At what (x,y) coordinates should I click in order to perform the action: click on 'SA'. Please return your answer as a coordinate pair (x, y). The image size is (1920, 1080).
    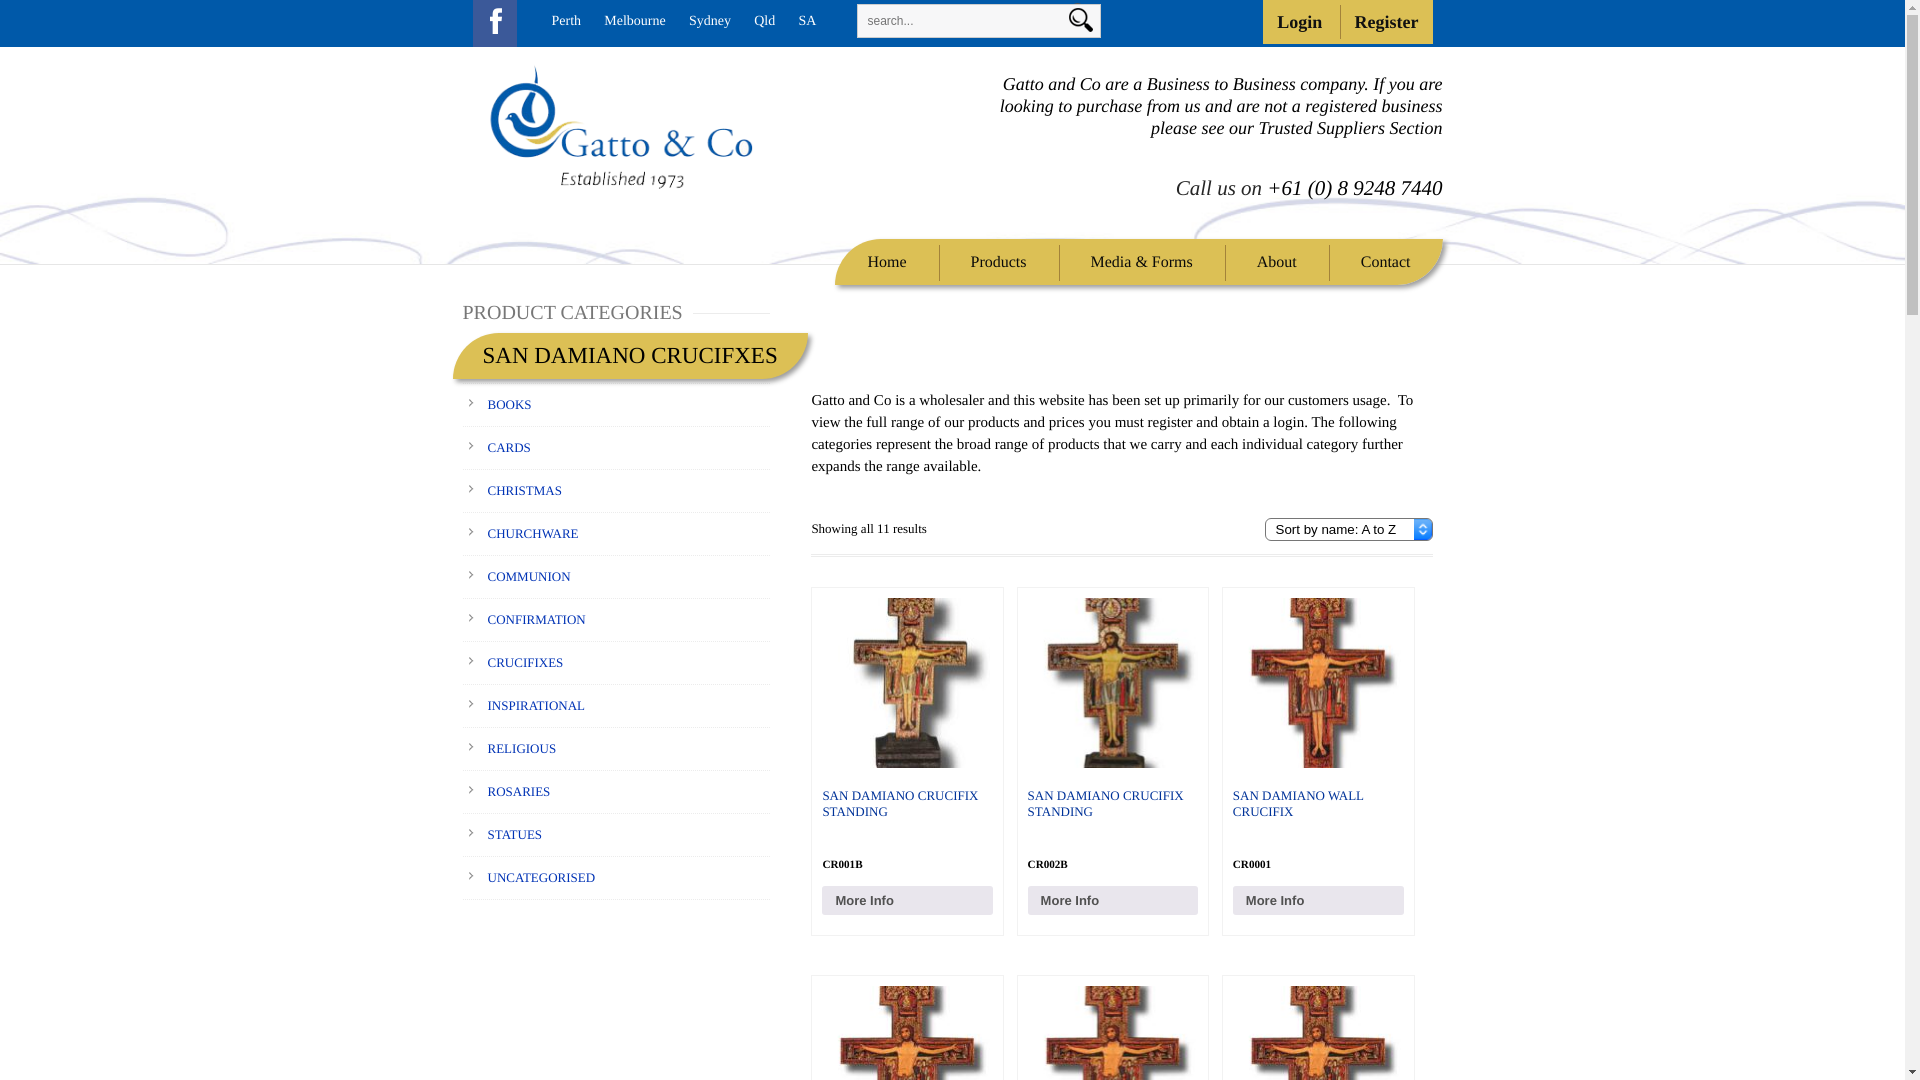
    Looking at the image, I should click on (806, 21).